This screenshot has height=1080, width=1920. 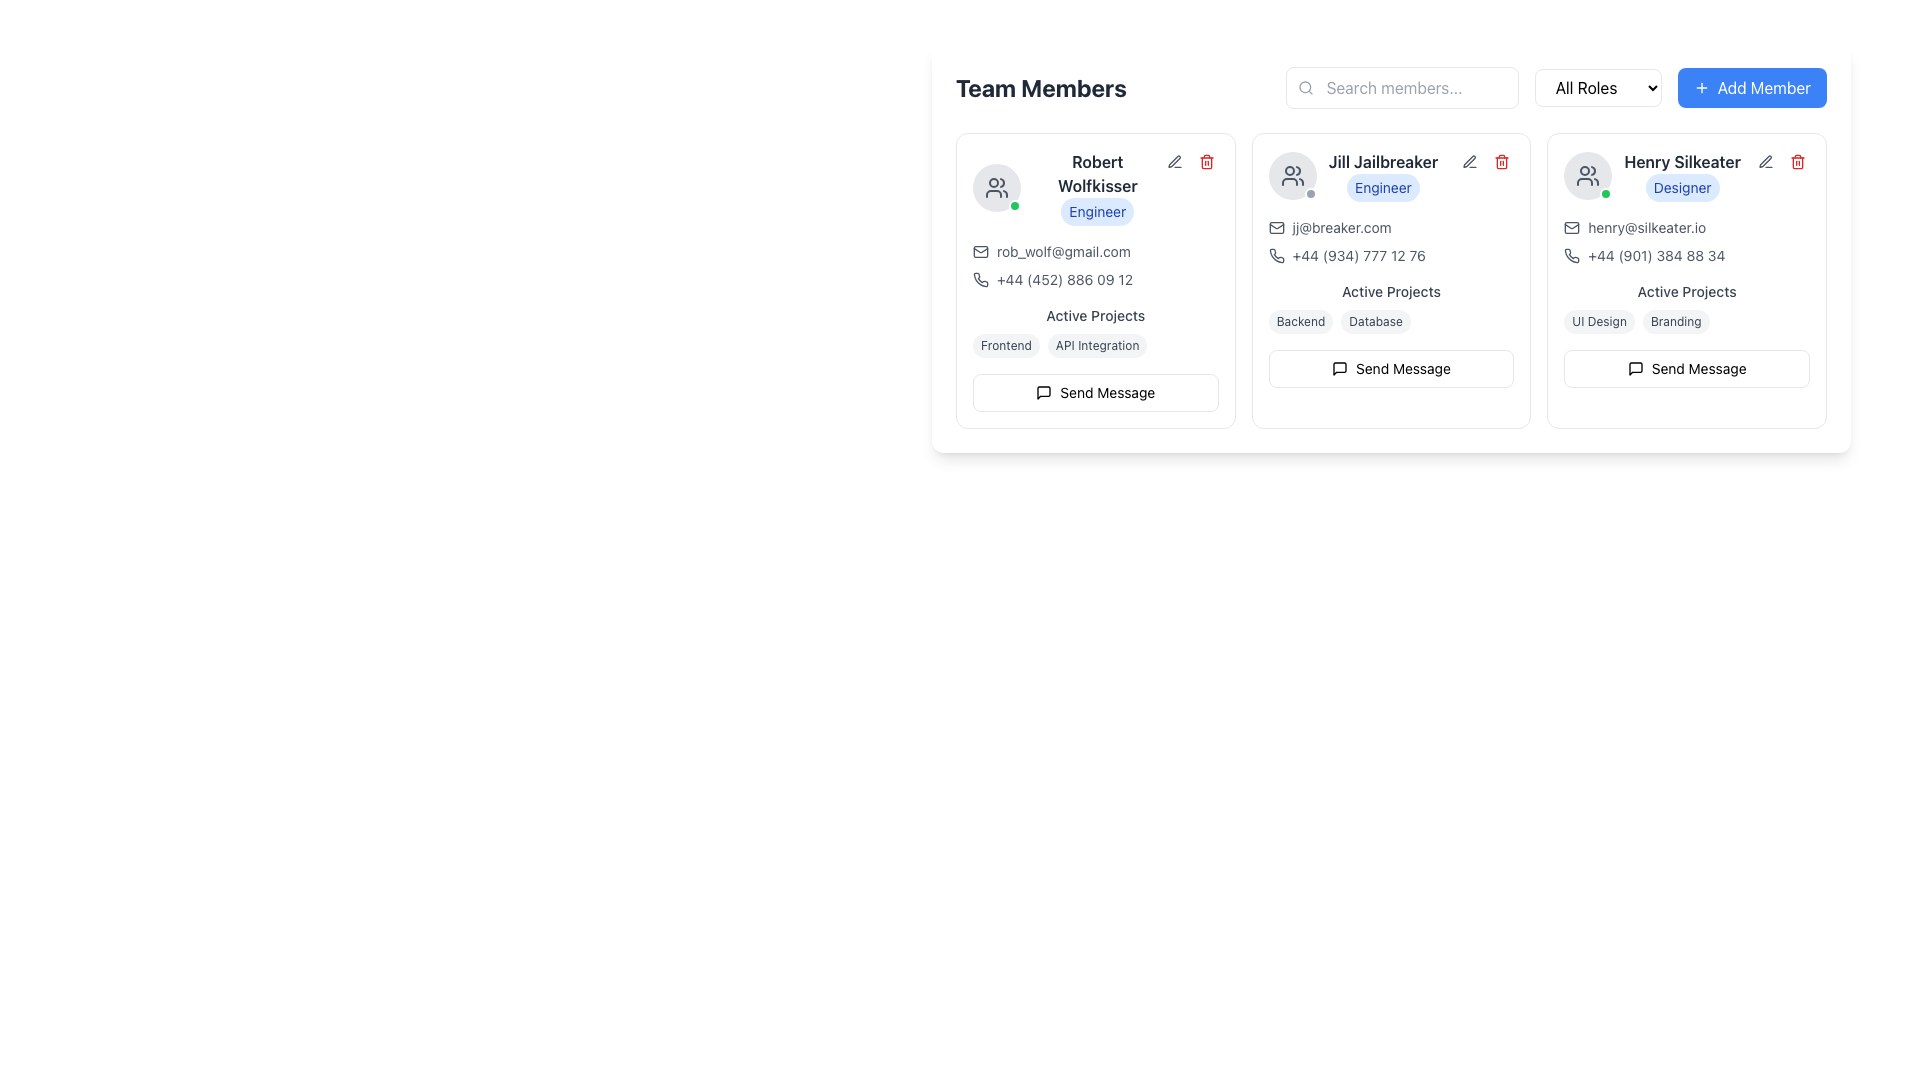 I want to click on the phone number text block accompanied by a phone icon for 'Jill Jailbreaker' located in the lower section of the card, directly under the email address, so click(x=1390, y=254).